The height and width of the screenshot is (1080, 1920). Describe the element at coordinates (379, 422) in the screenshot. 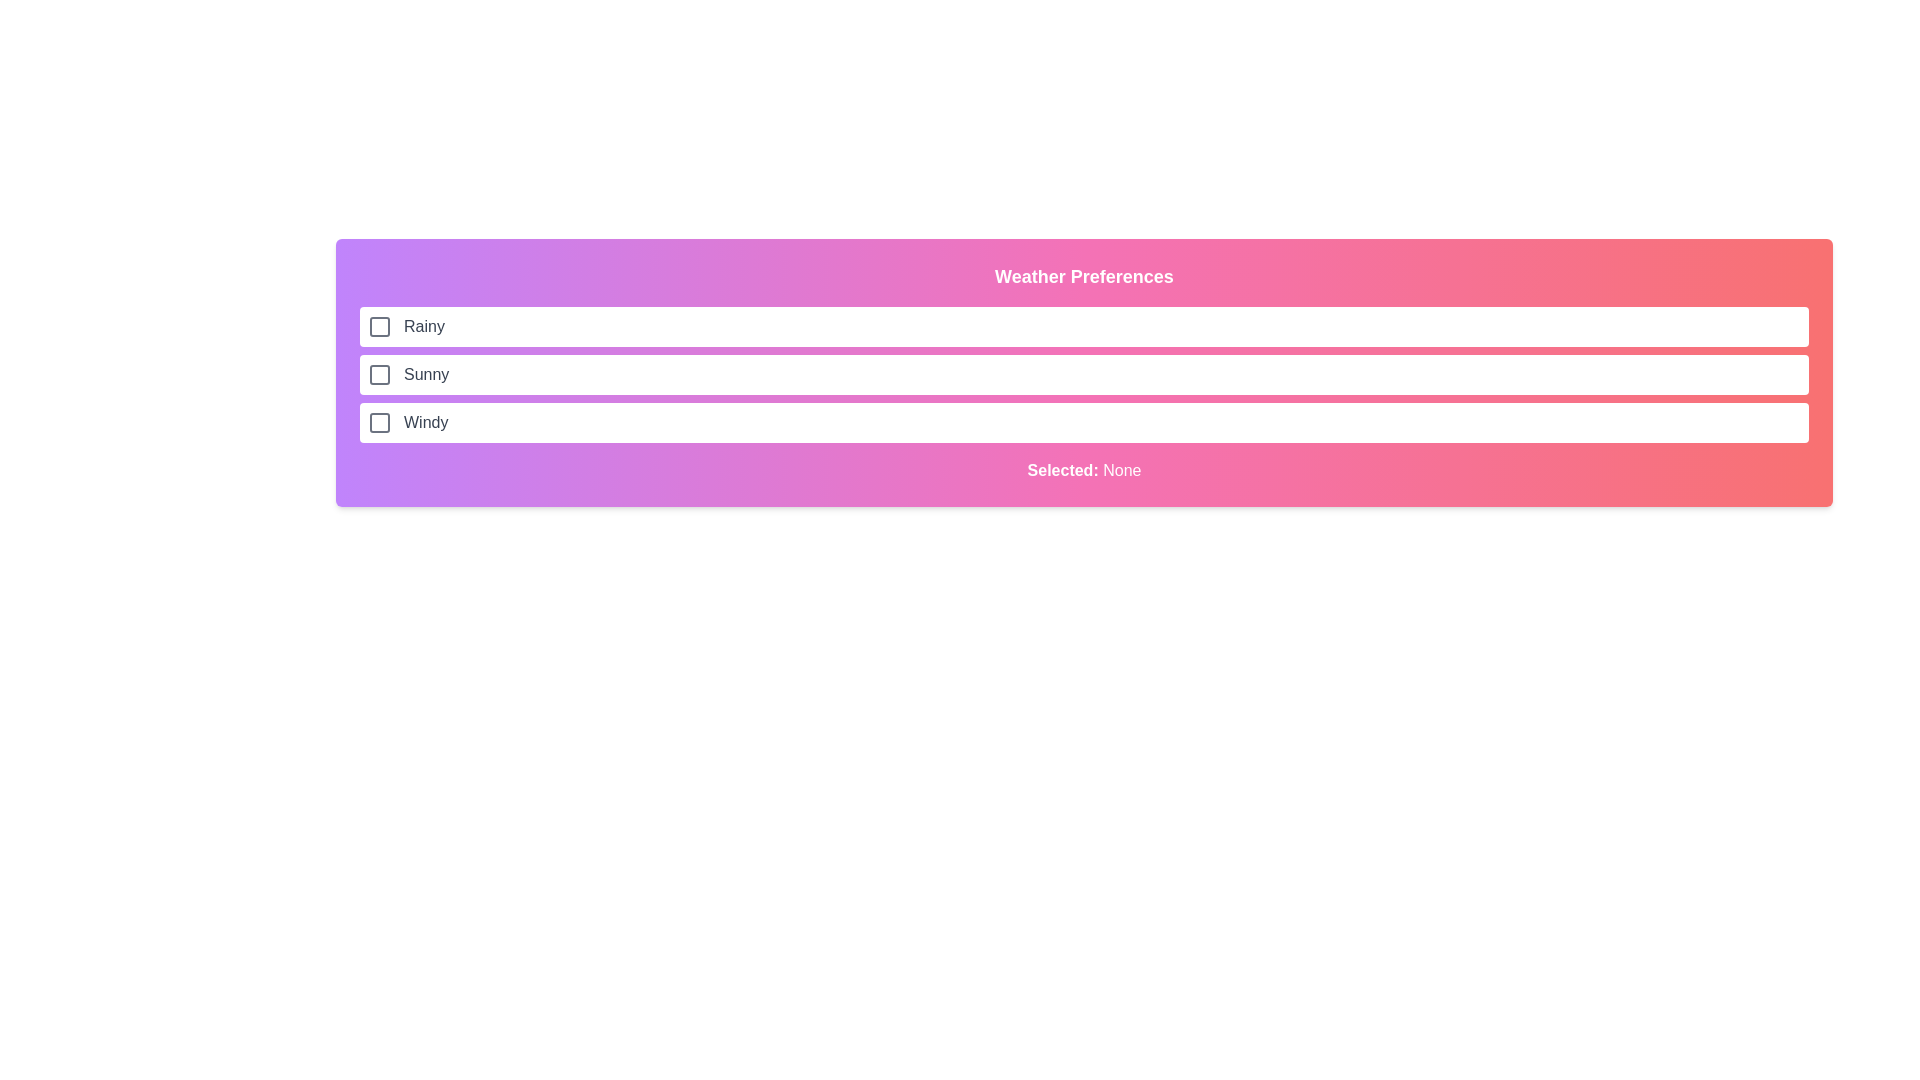

I see `the decorative shape within the checkbox for the 'Windy' option in the weather preferences list` at that location.